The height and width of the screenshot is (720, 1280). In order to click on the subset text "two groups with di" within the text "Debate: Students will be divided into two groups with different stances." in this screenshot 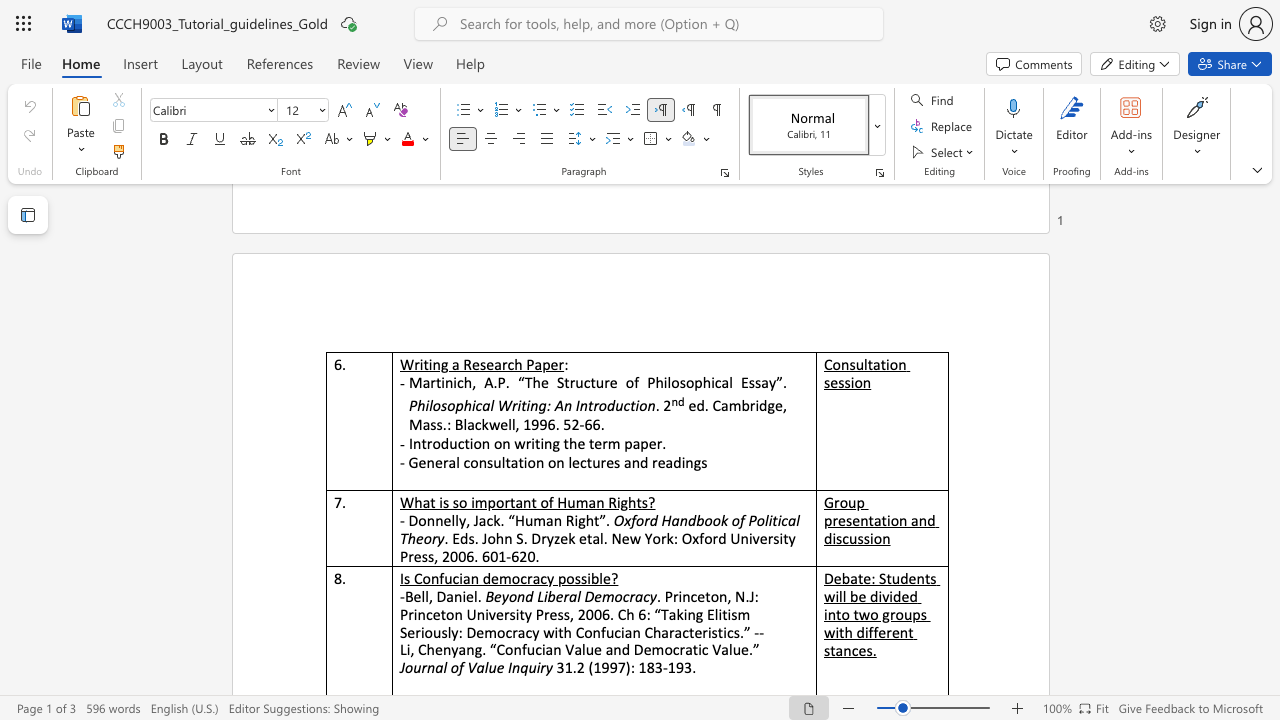, I will do `click(853, 613)`.